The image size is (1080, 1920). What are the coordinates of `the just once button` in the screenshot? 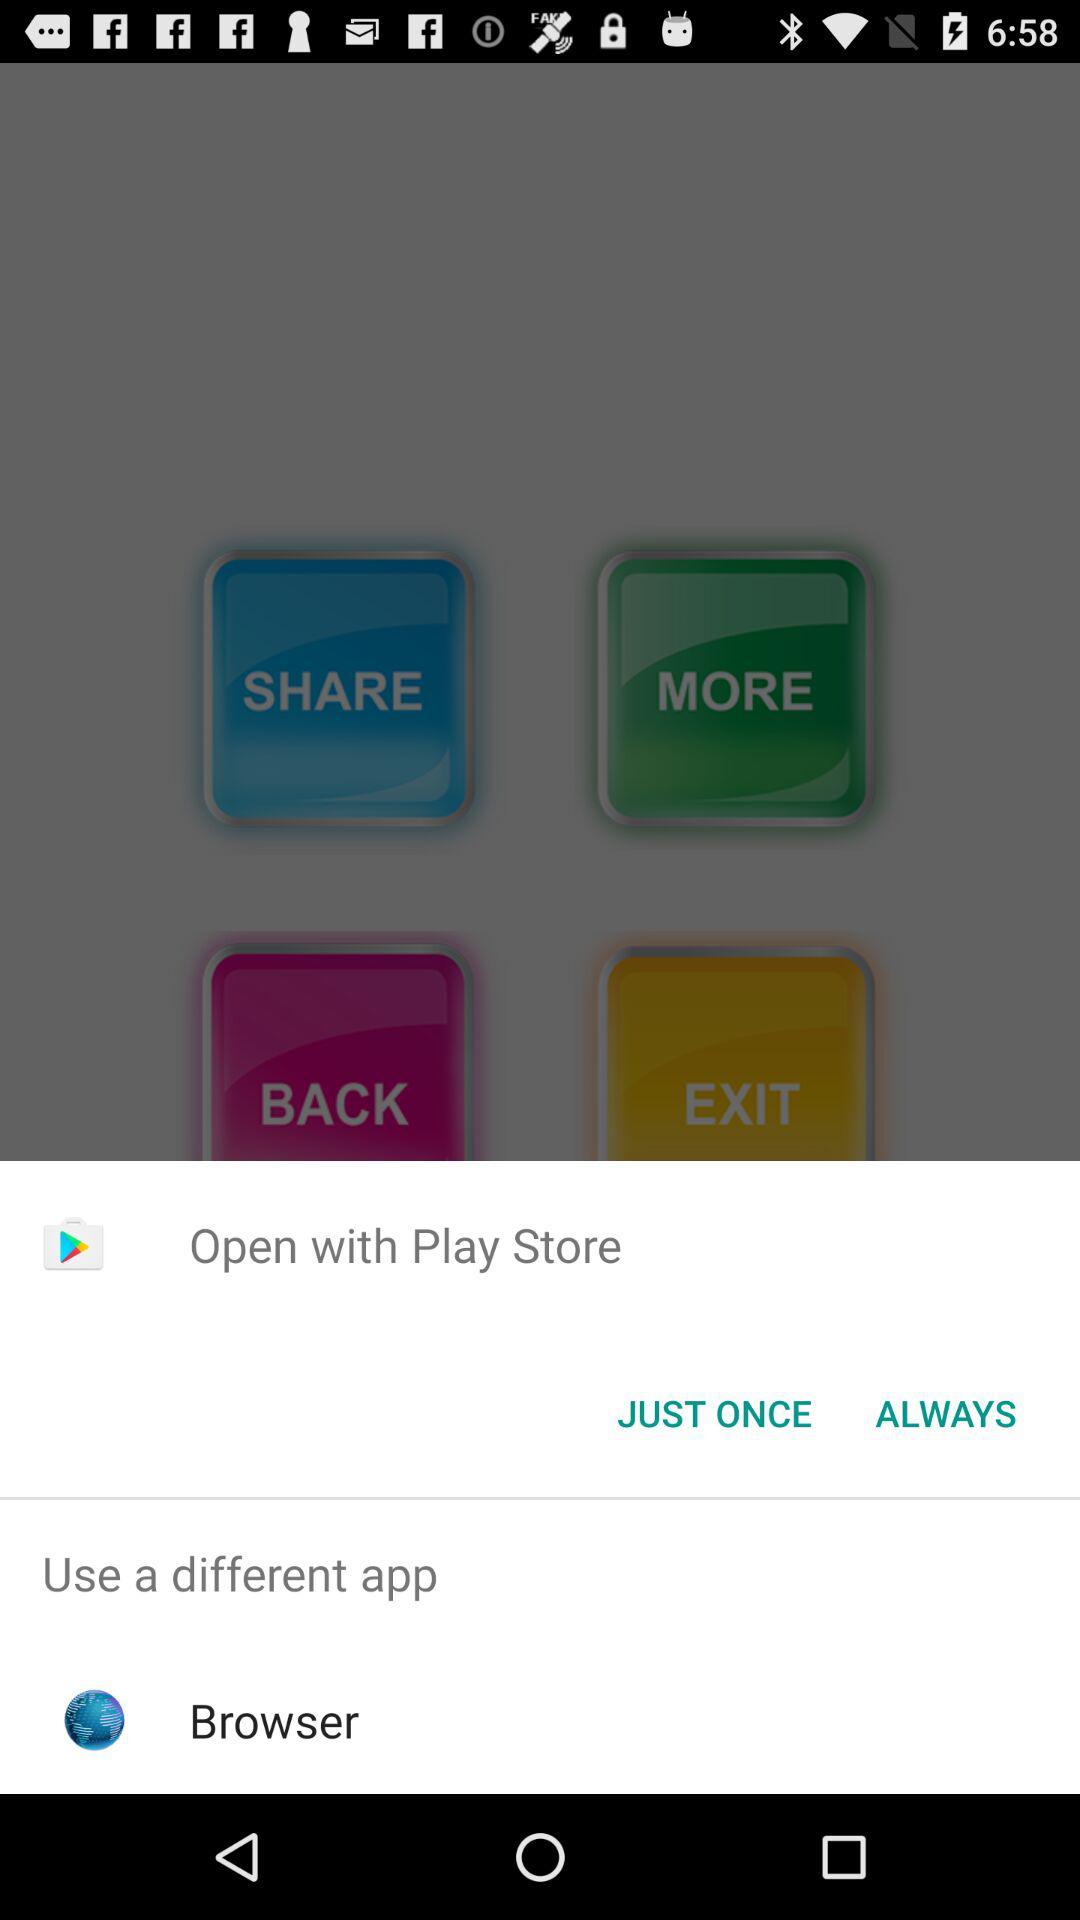 It's located at (713, 1411).